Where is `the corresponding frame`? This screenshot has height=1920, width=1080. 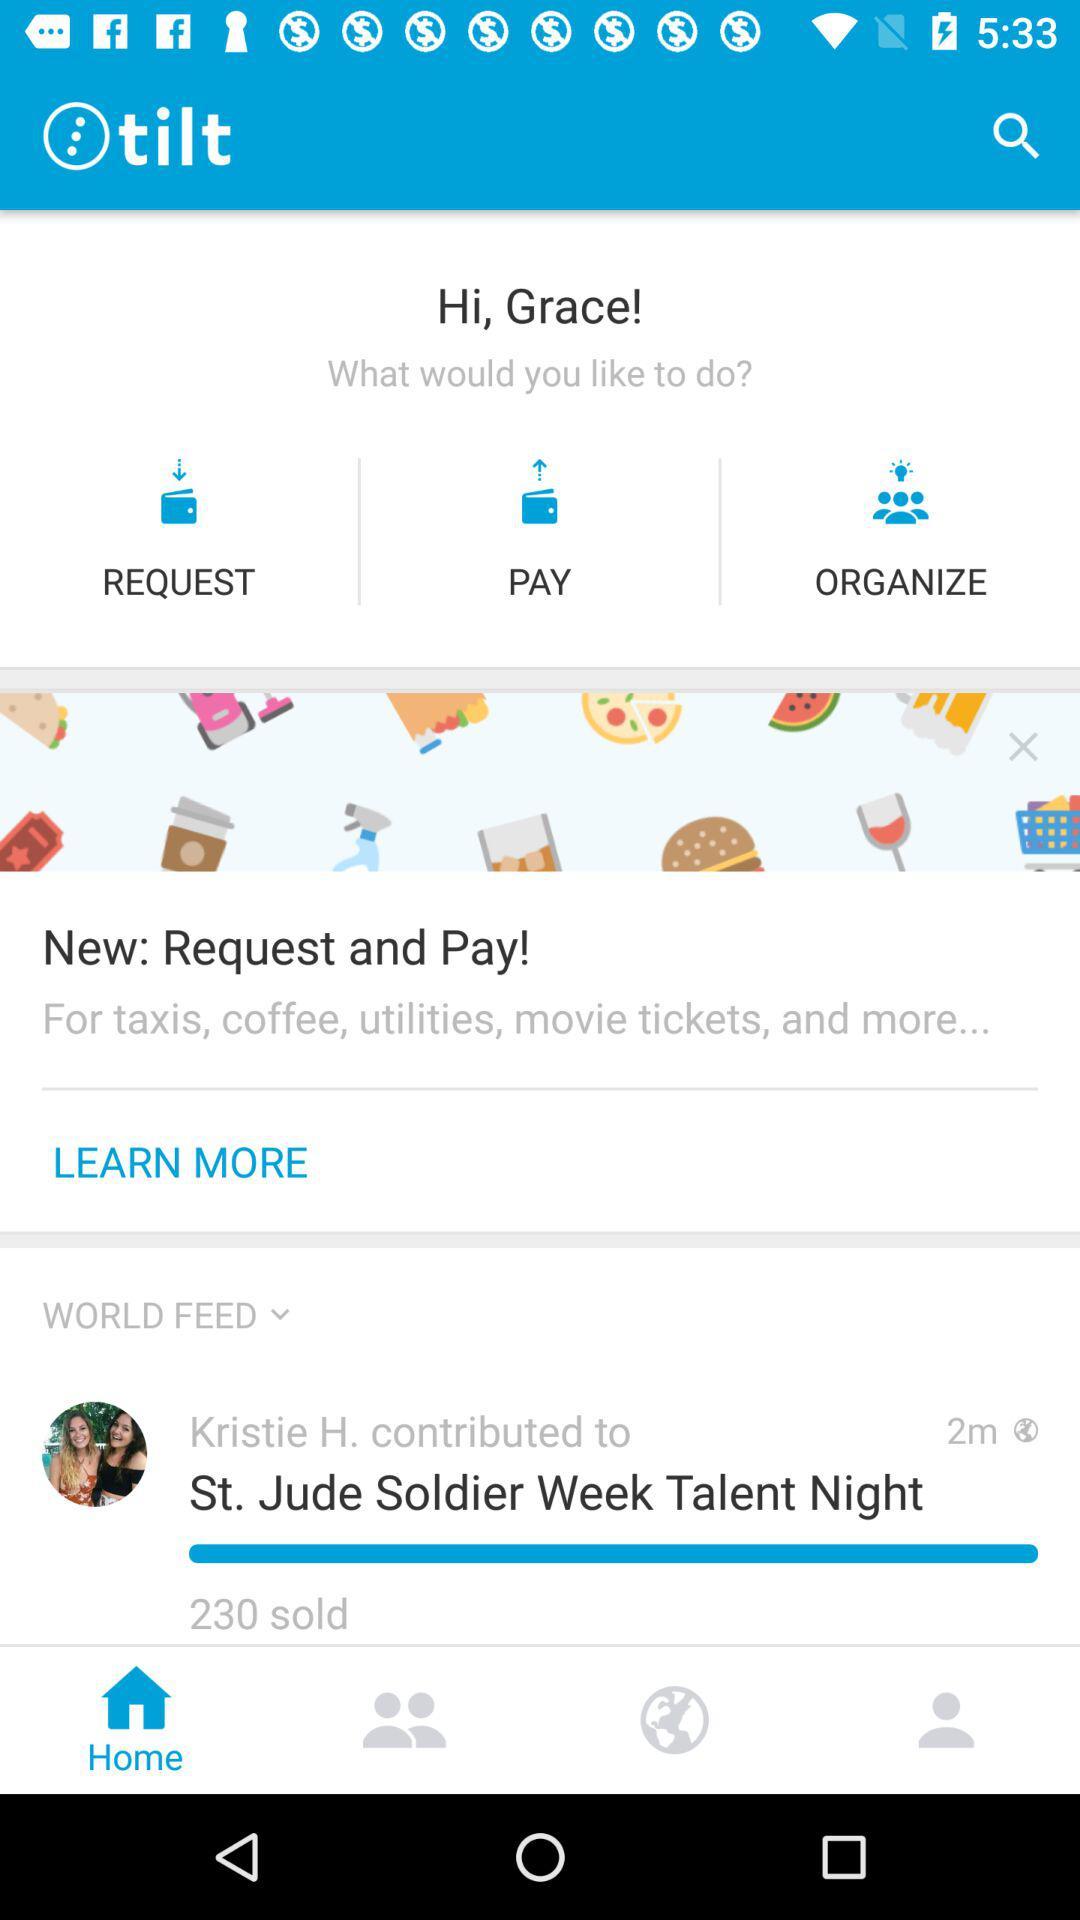 the corresponding frame is located at coordinates (1023, 745).